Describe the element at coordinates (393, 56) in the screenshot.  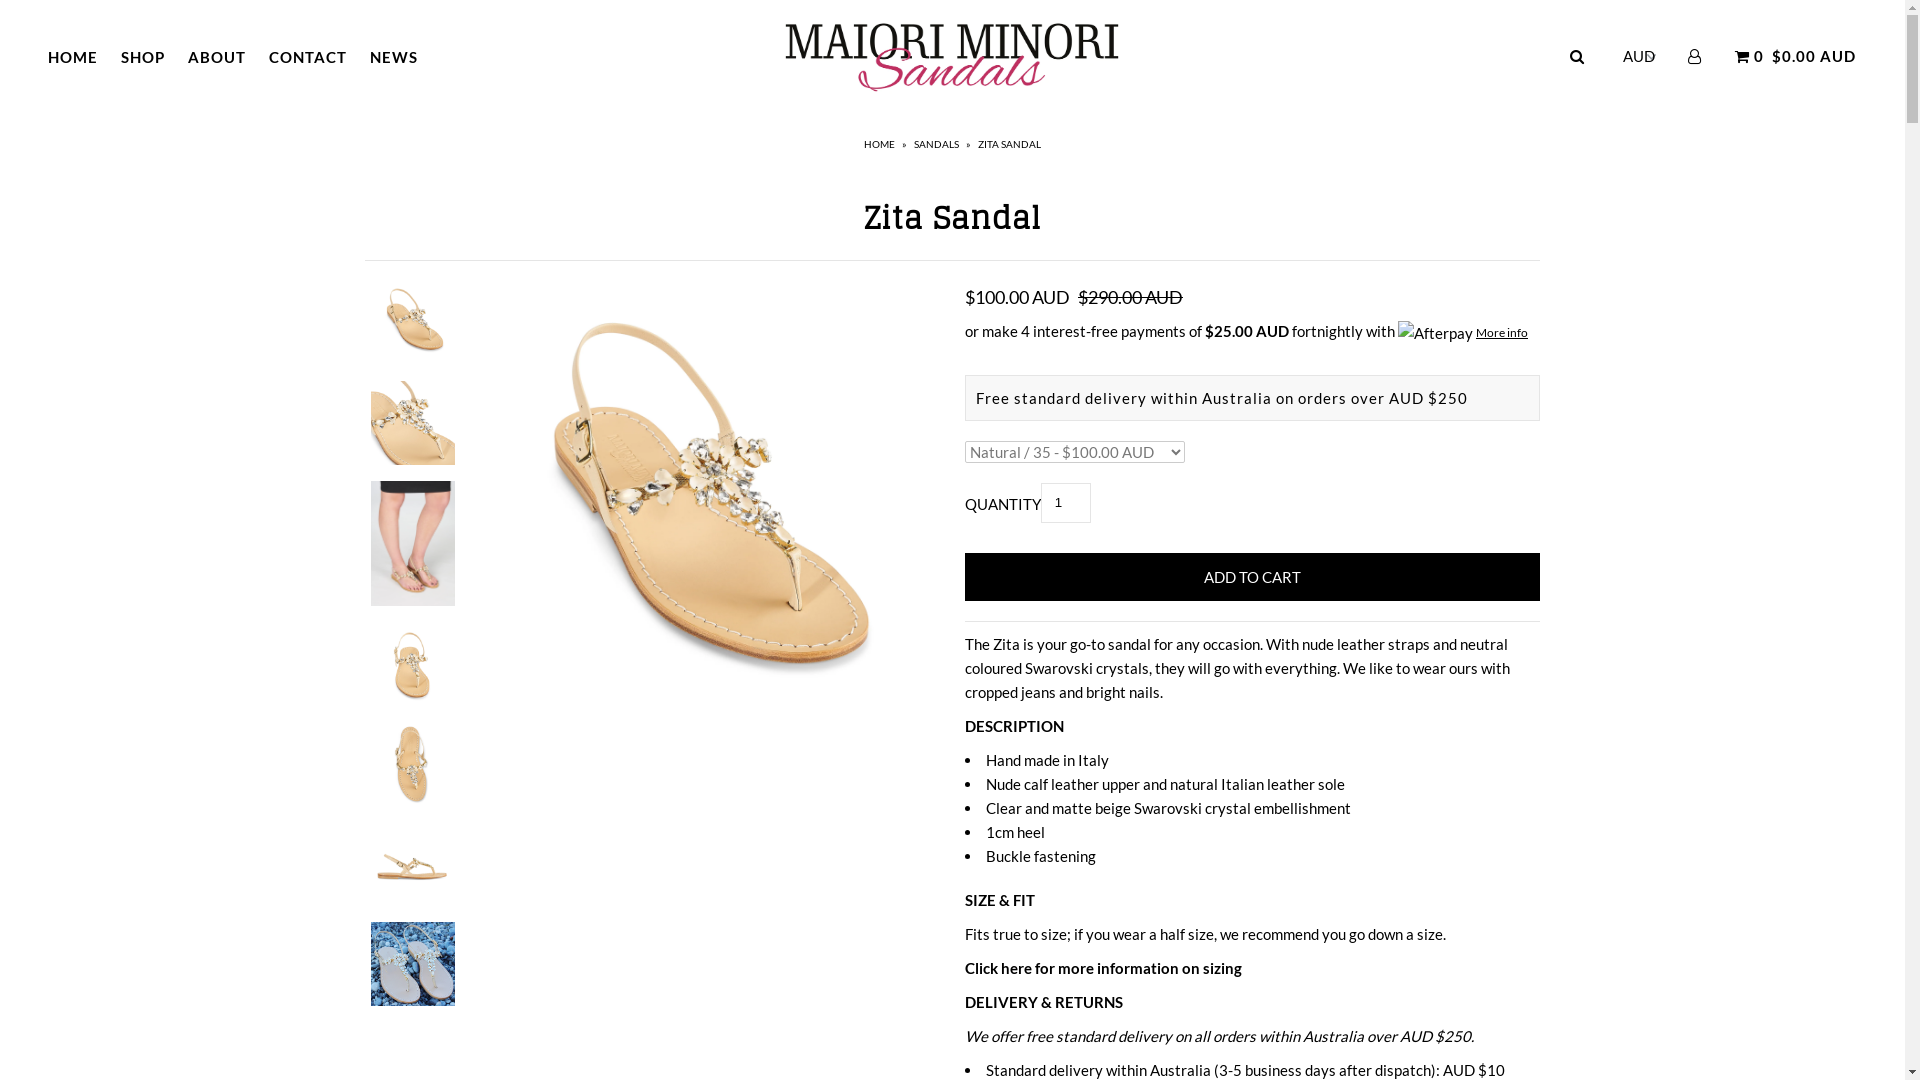
I see `'NEWS'` at that location.